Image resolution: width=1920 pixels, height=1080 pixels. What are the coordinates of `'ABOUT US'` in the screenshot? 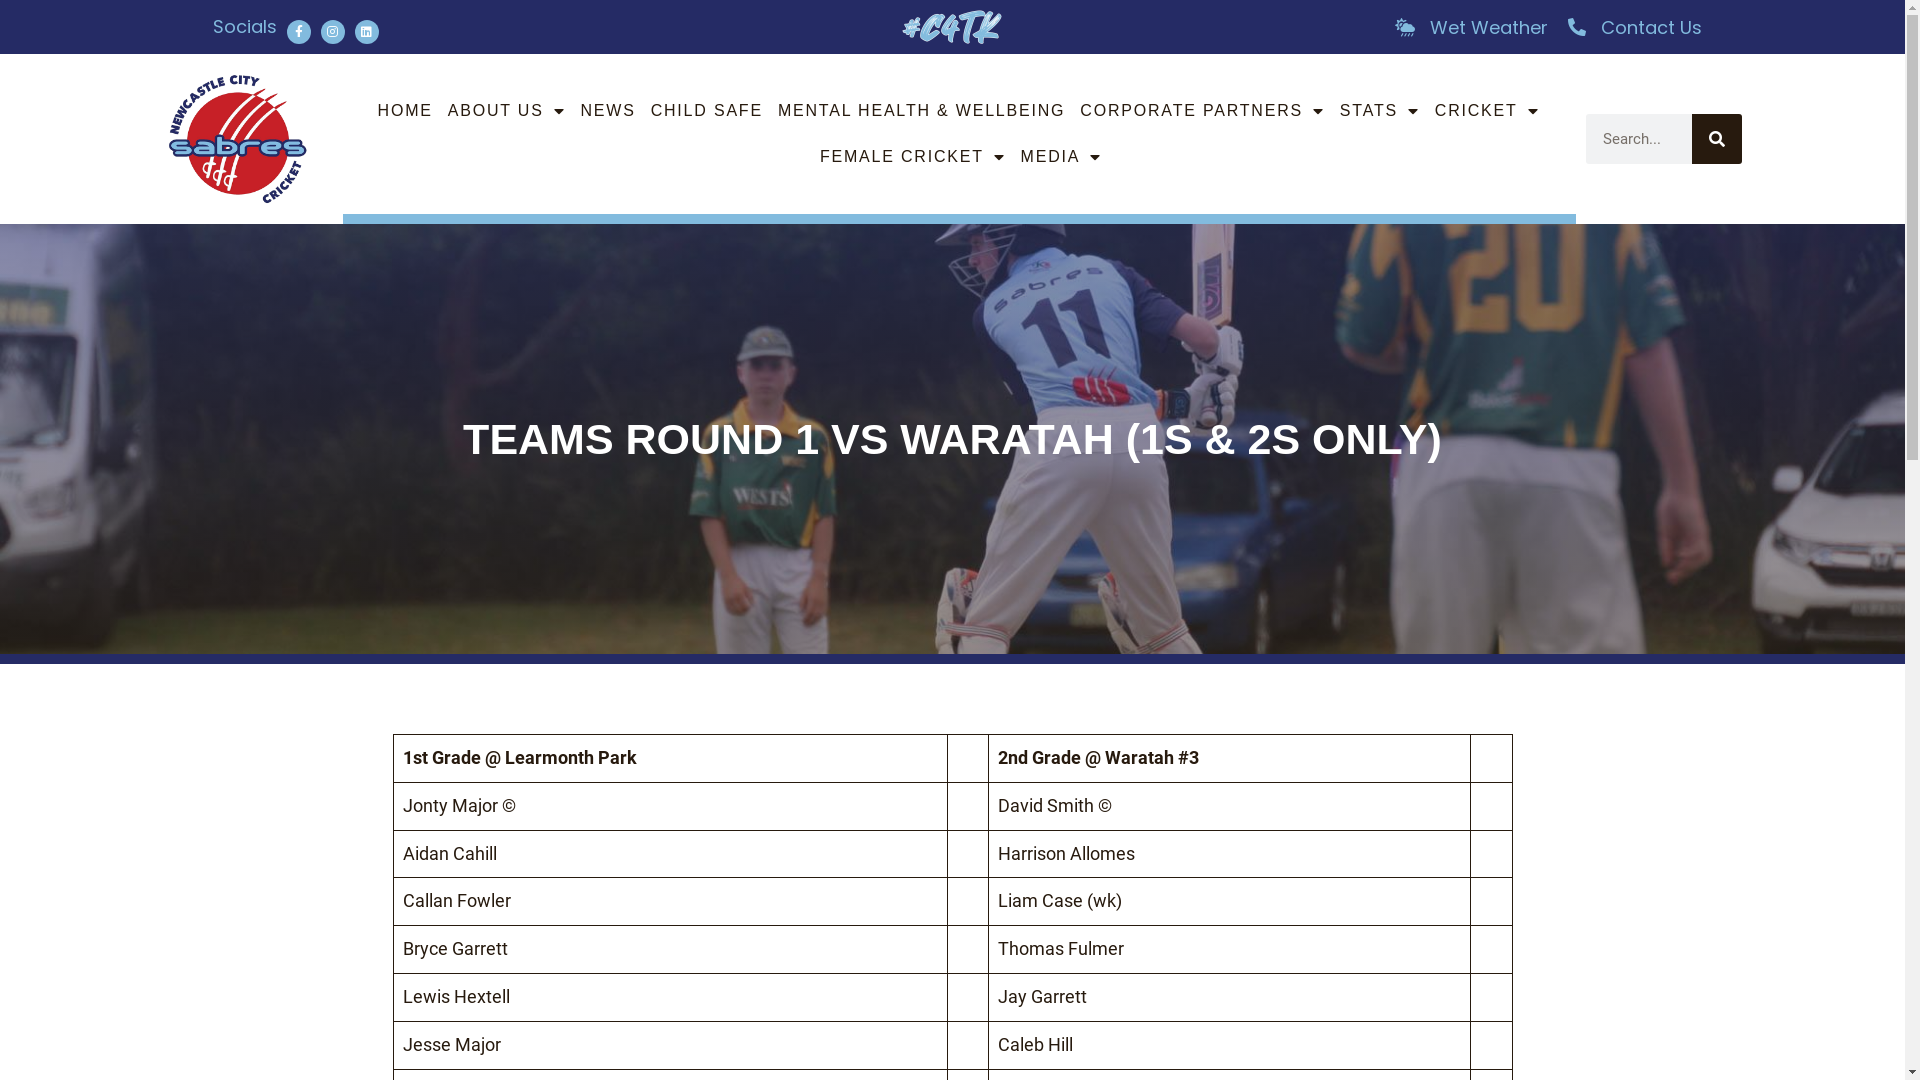 It's located at (507, 111).